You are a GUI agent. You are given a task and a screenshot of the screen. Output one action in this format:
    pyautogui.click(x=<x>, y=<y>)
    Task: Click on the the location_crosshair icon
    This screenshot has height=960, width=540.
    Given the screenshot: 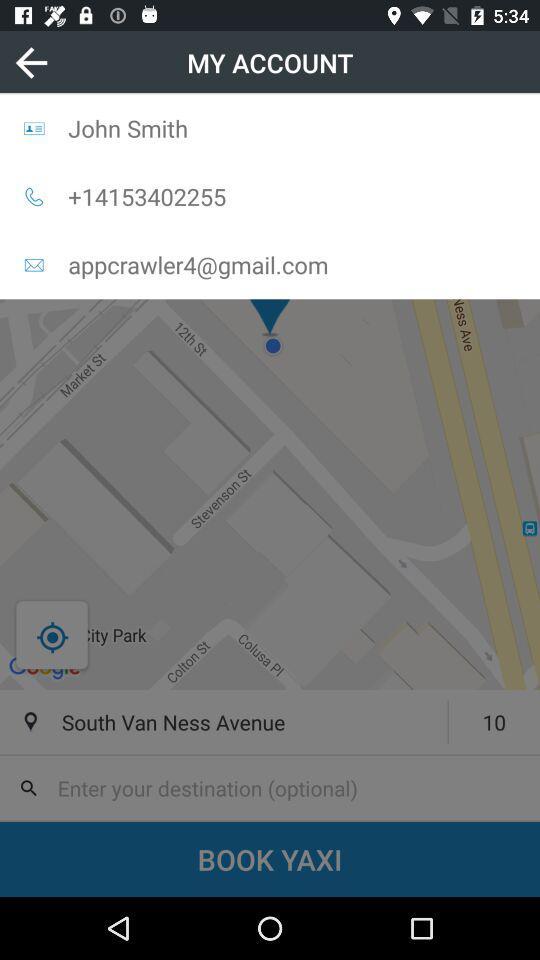 What is the action you would take?
    pyautogui.click(x=52, y=636)
    